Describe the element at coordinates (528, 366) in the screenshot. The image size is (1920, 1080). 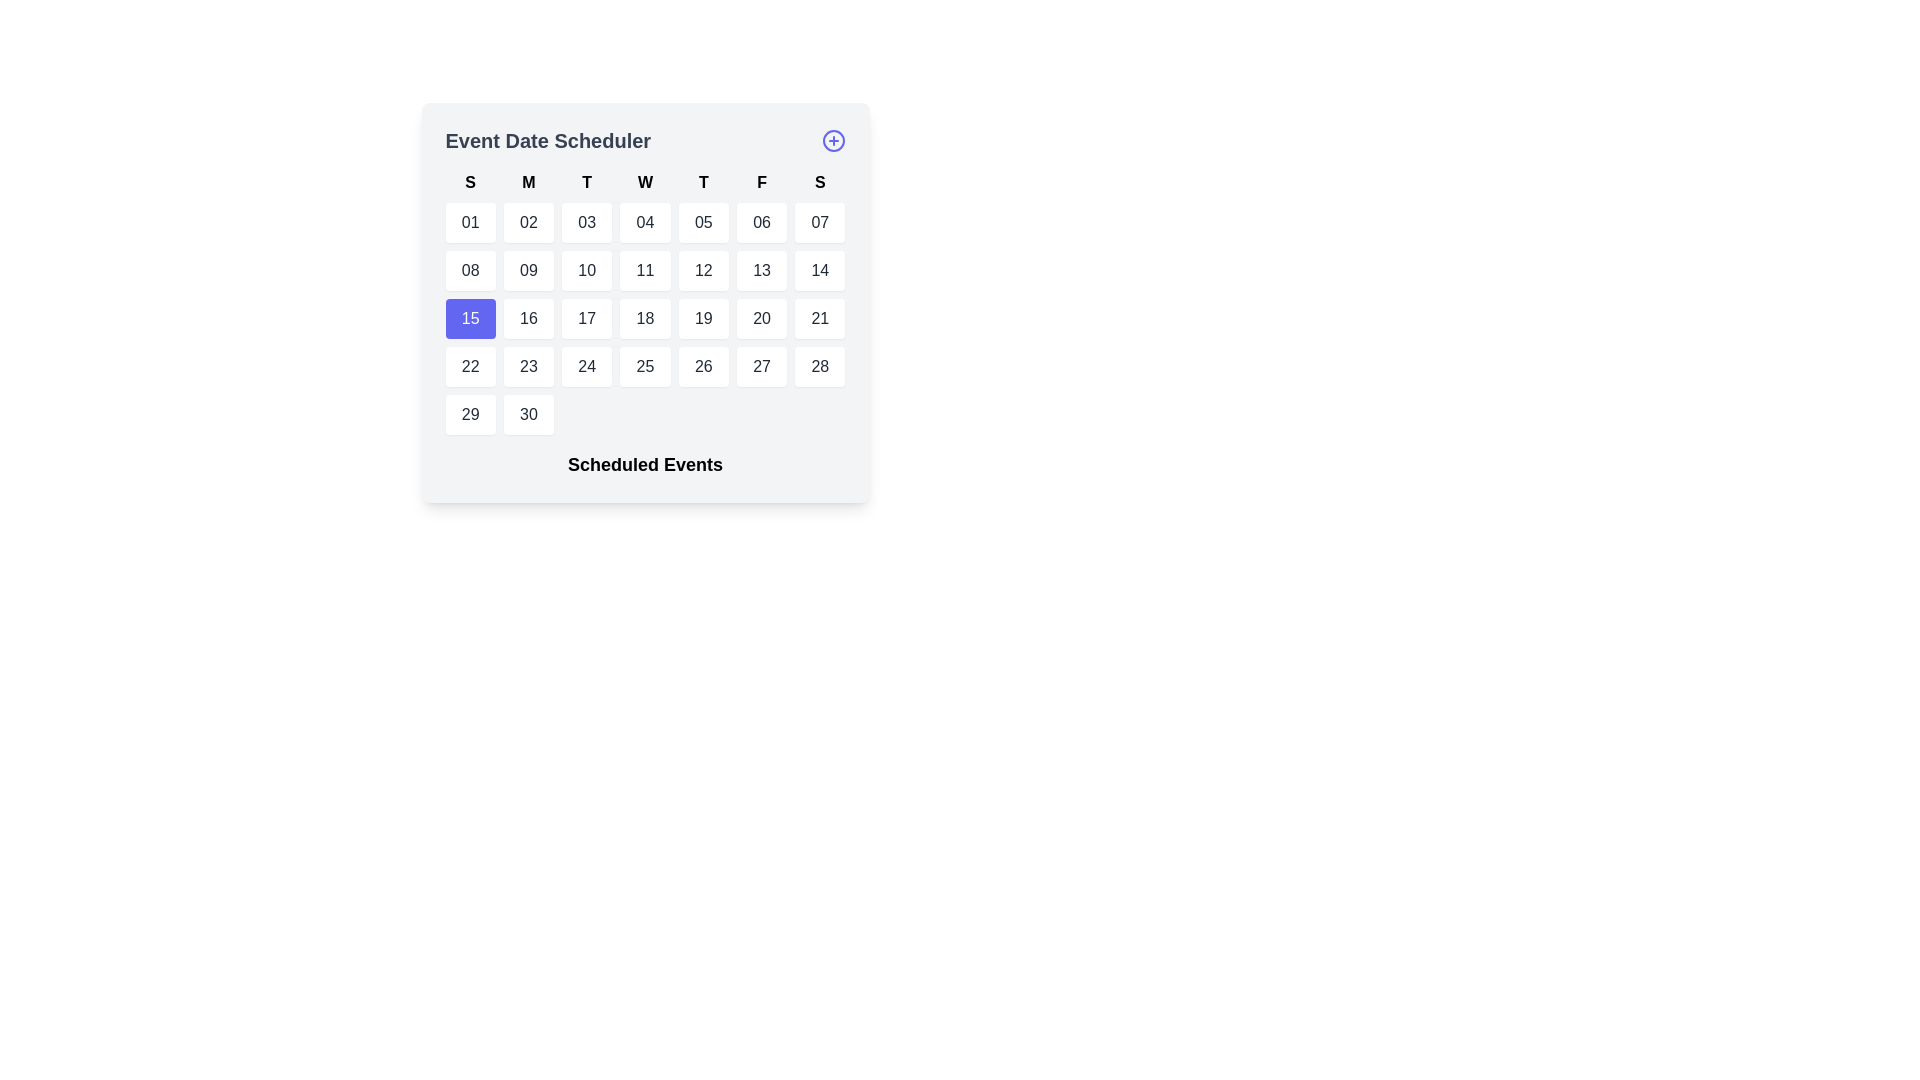
I see `the date selection button located in the sixth row and fourth column of the calendar grid` at that location.